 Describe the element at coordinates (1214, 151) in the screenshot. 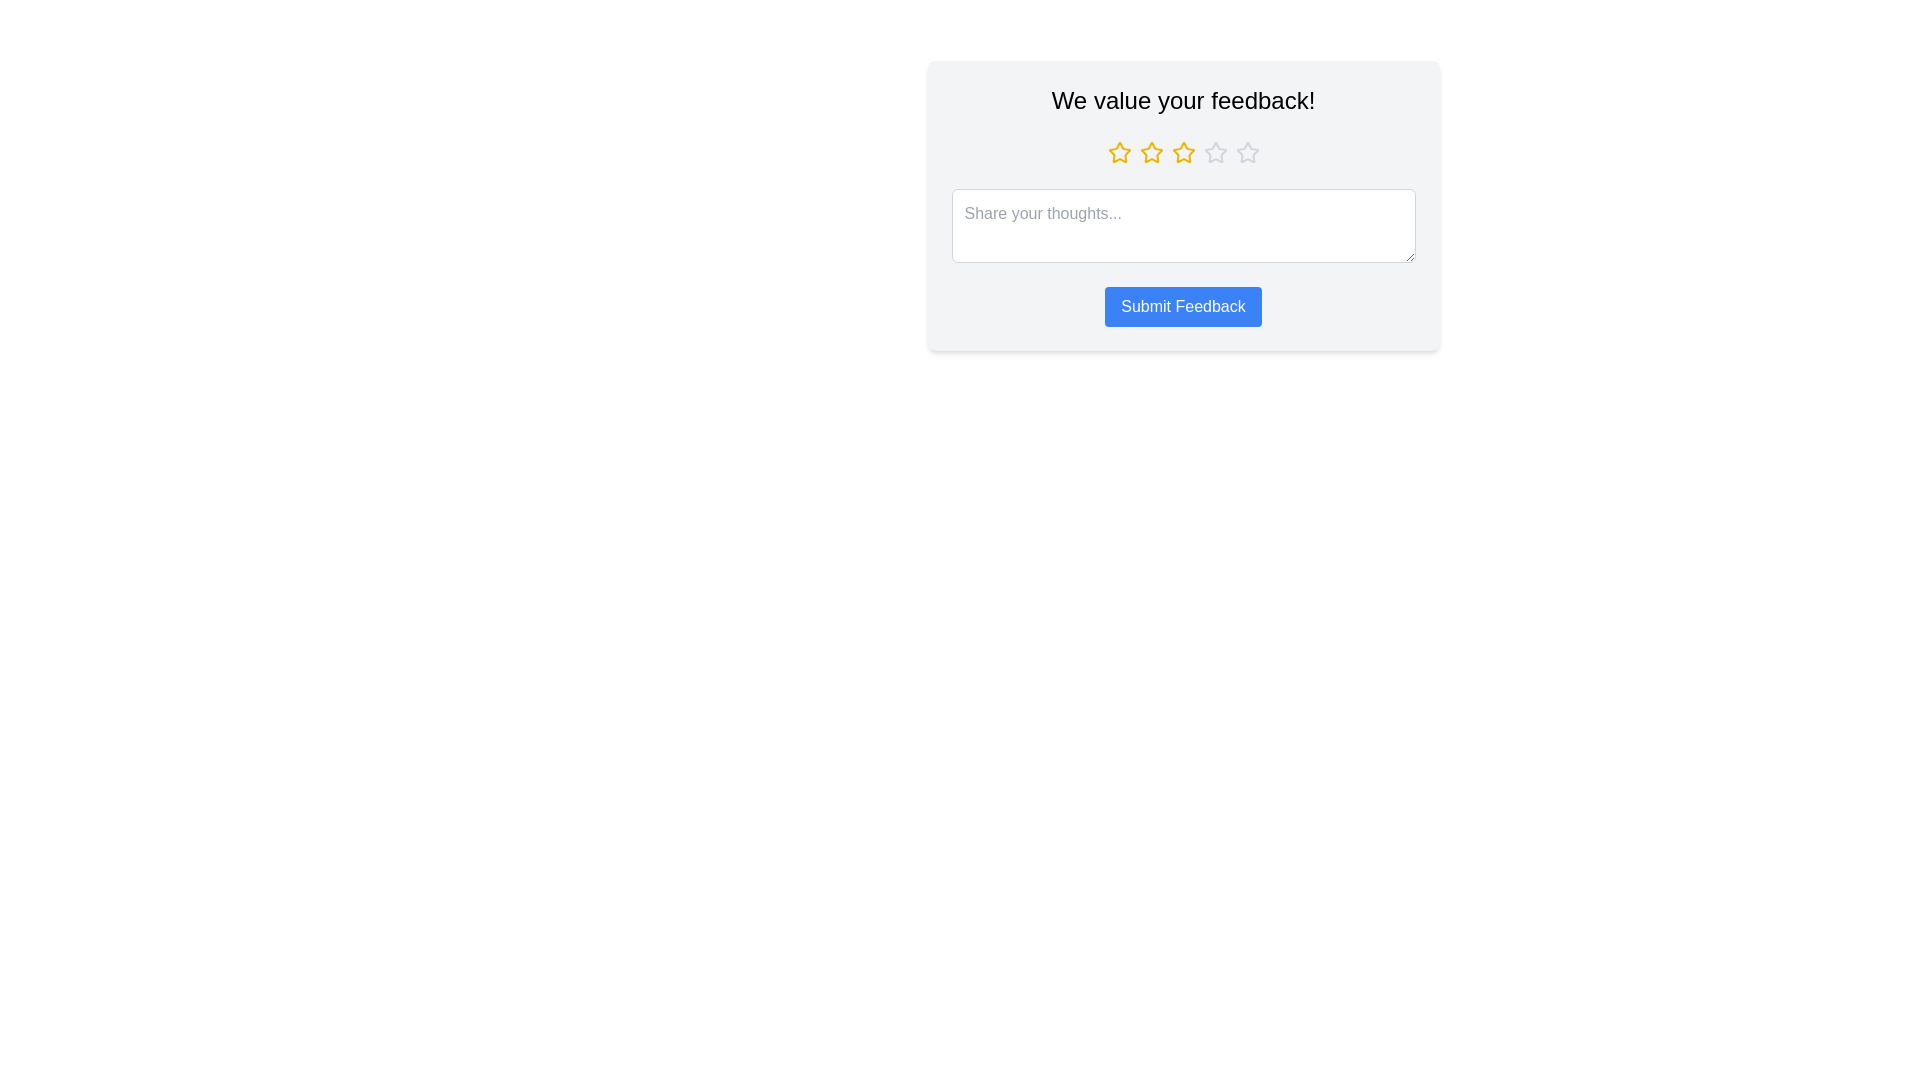

I see `the fourth star in the rating system` at that location.